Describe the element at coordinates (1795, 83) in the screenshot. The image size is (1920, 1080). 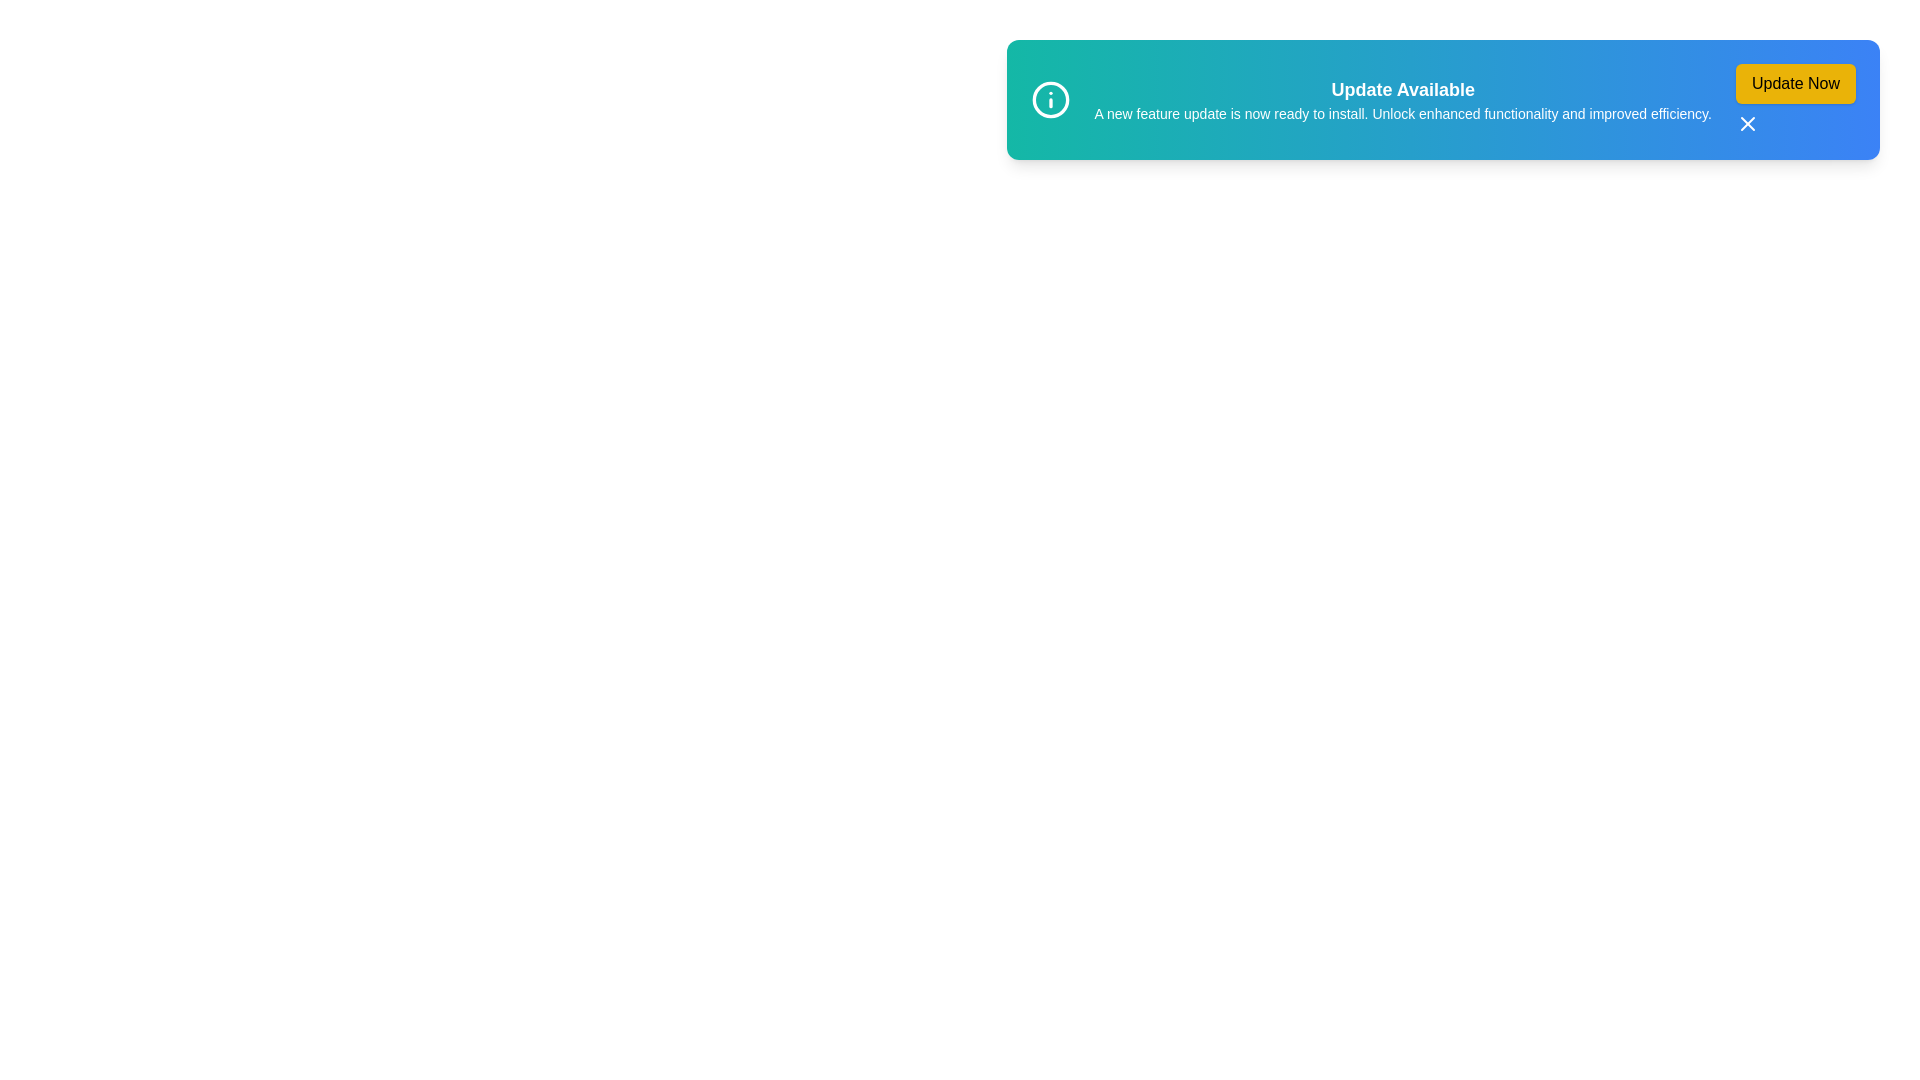
I see `the 'Update Now' button to initiate the update installation` at that location.